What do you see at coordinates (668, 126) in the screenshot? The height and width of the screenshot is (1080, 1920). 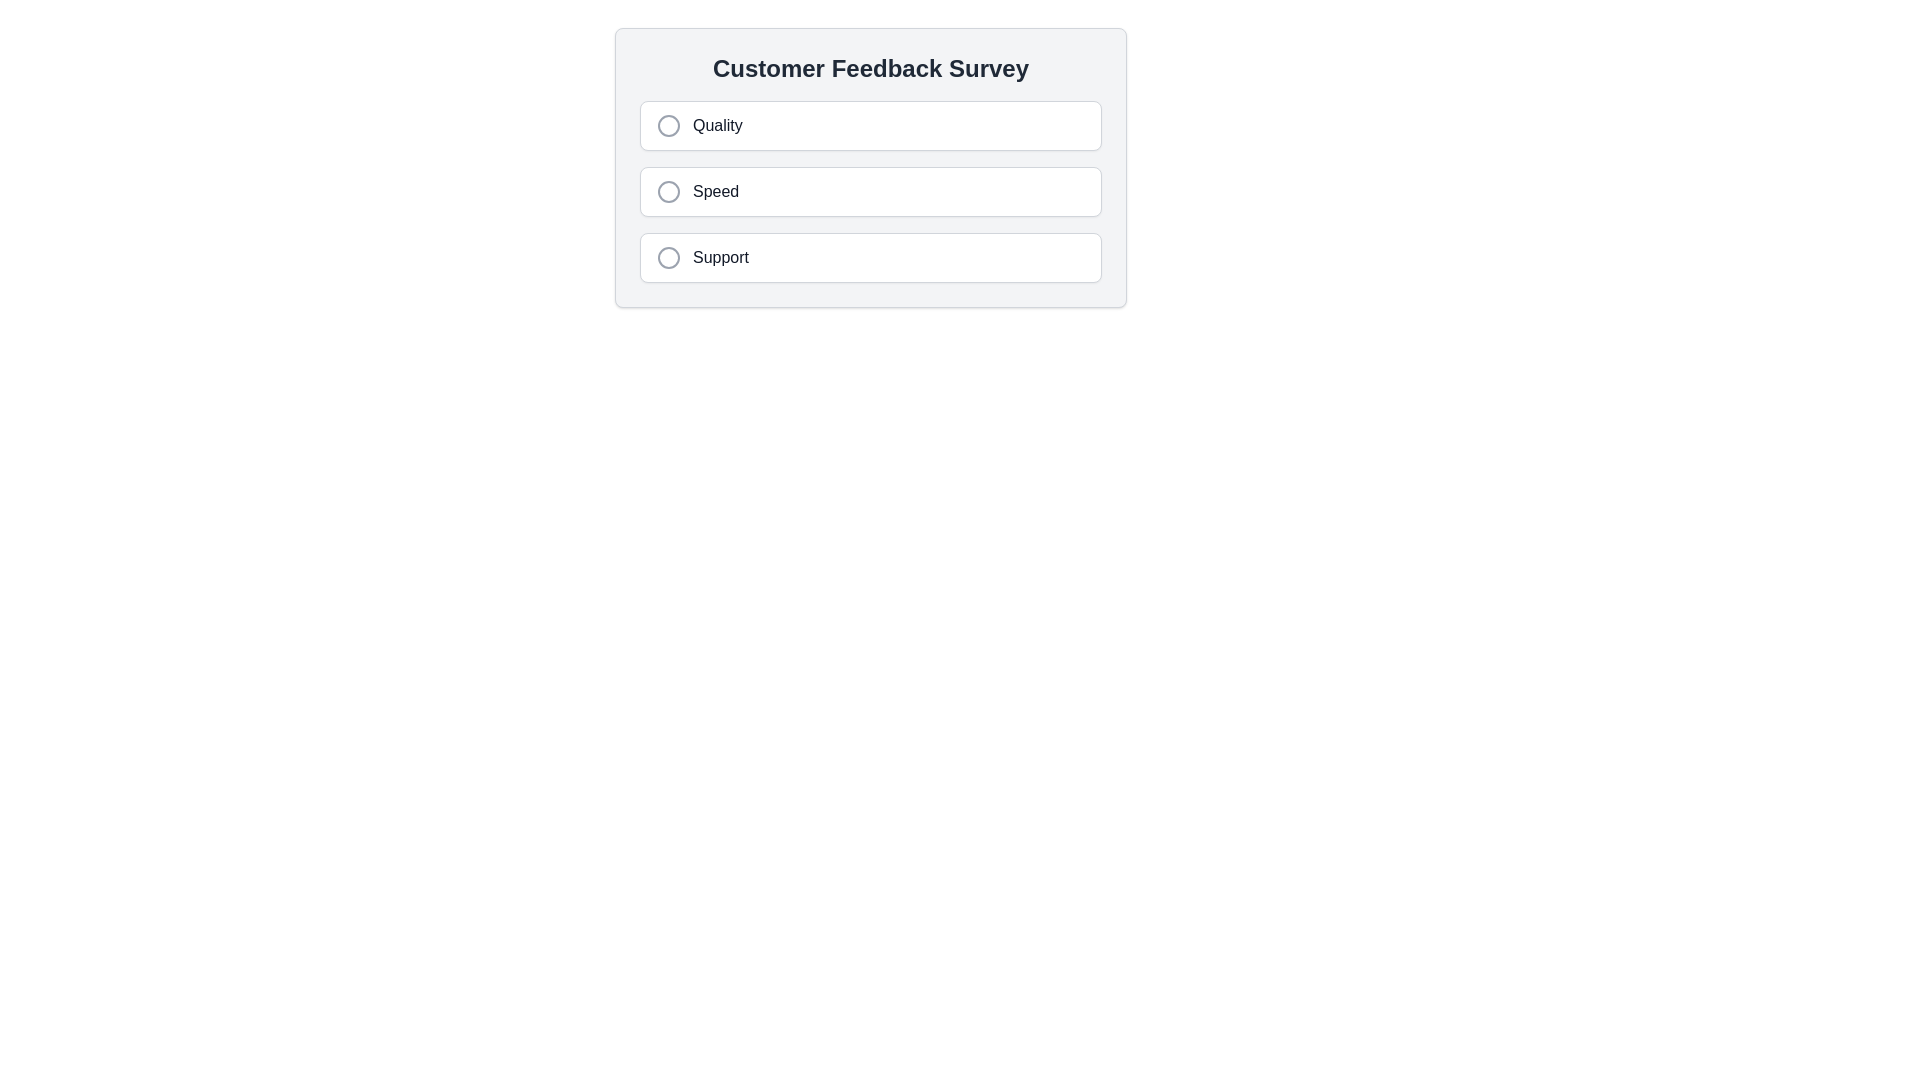 I see `the unselected radio button for 'Quality'` at bounding box center [668, 126].